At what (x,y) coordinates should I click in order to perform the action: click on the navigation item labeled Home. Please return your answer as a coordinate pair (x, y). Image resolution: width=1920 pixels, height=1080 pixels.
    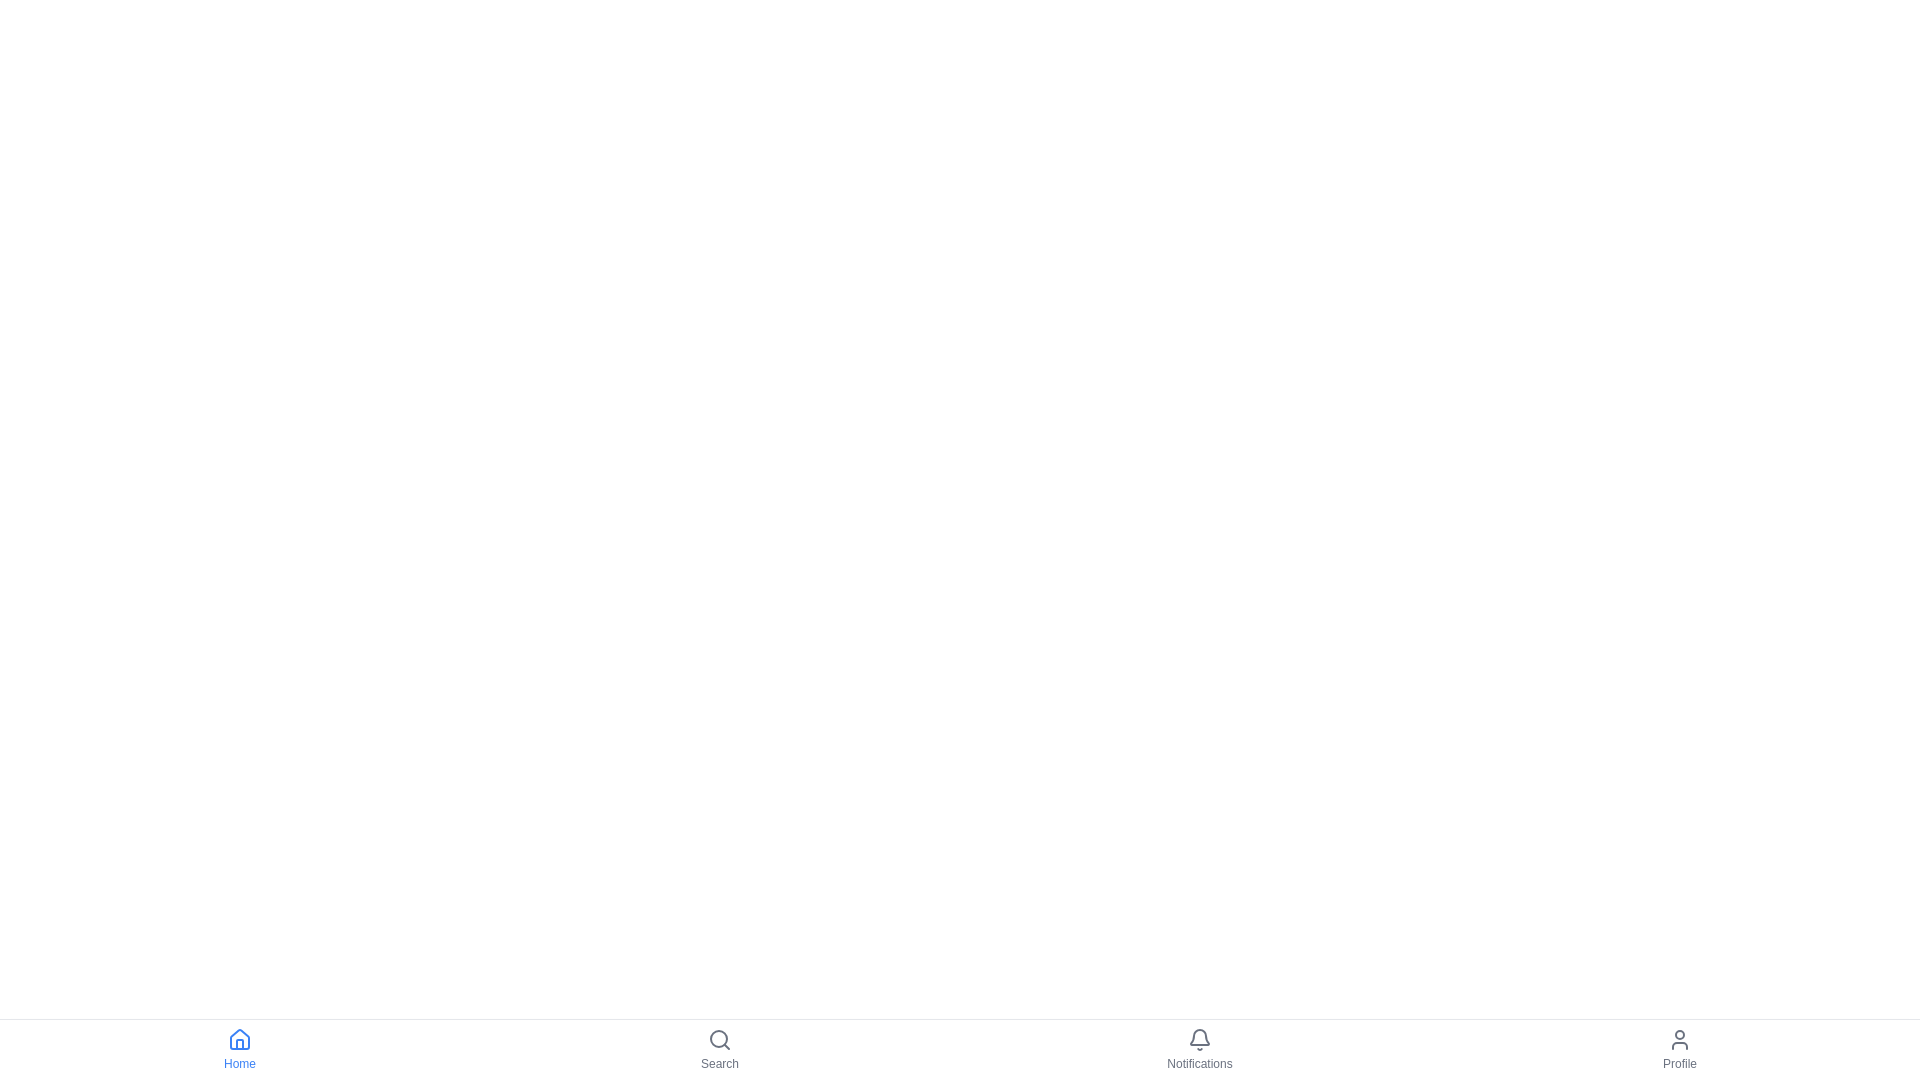
    Looking at the image, I should click on (240, 1048).